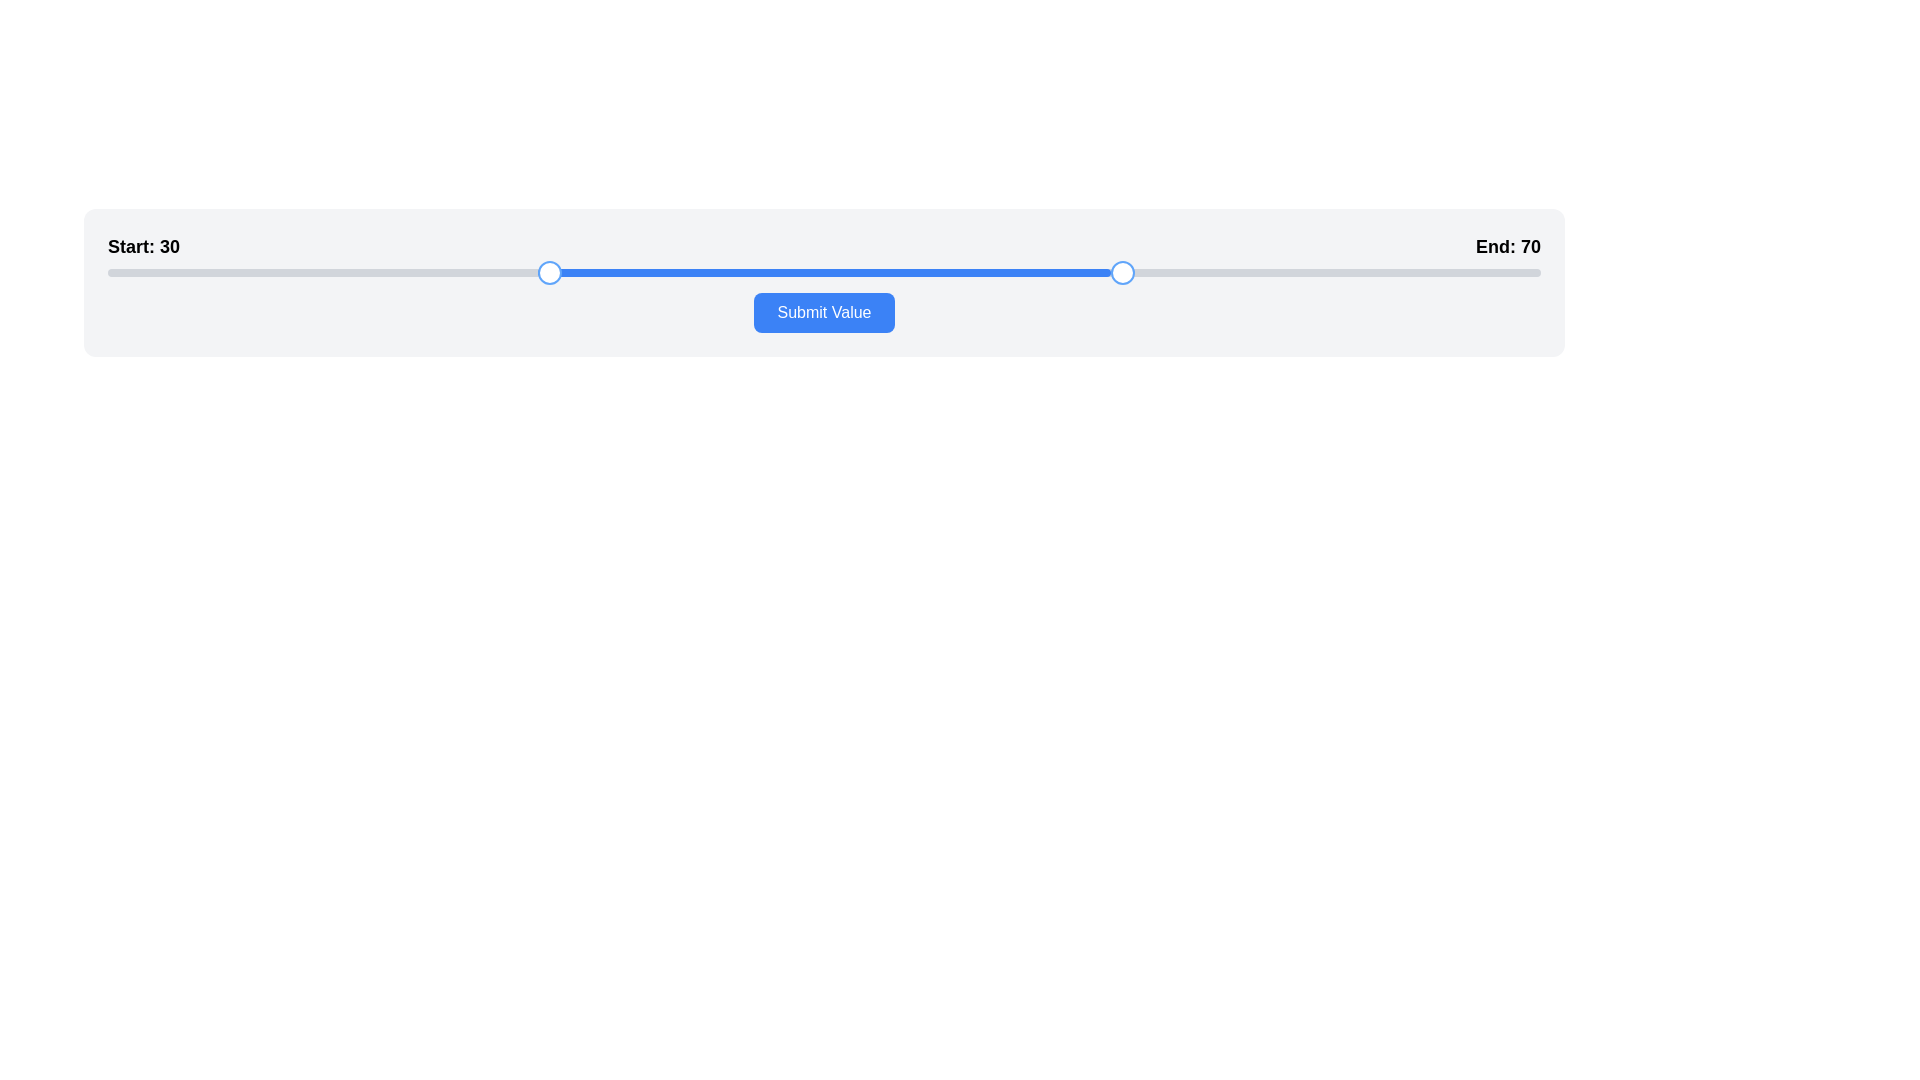 This screenshot has height=1080, width=1920. I want to click on the 'Submit Value' button with a blue background and rounded corners, located below the horizontal progress bar, so click(824, 312).